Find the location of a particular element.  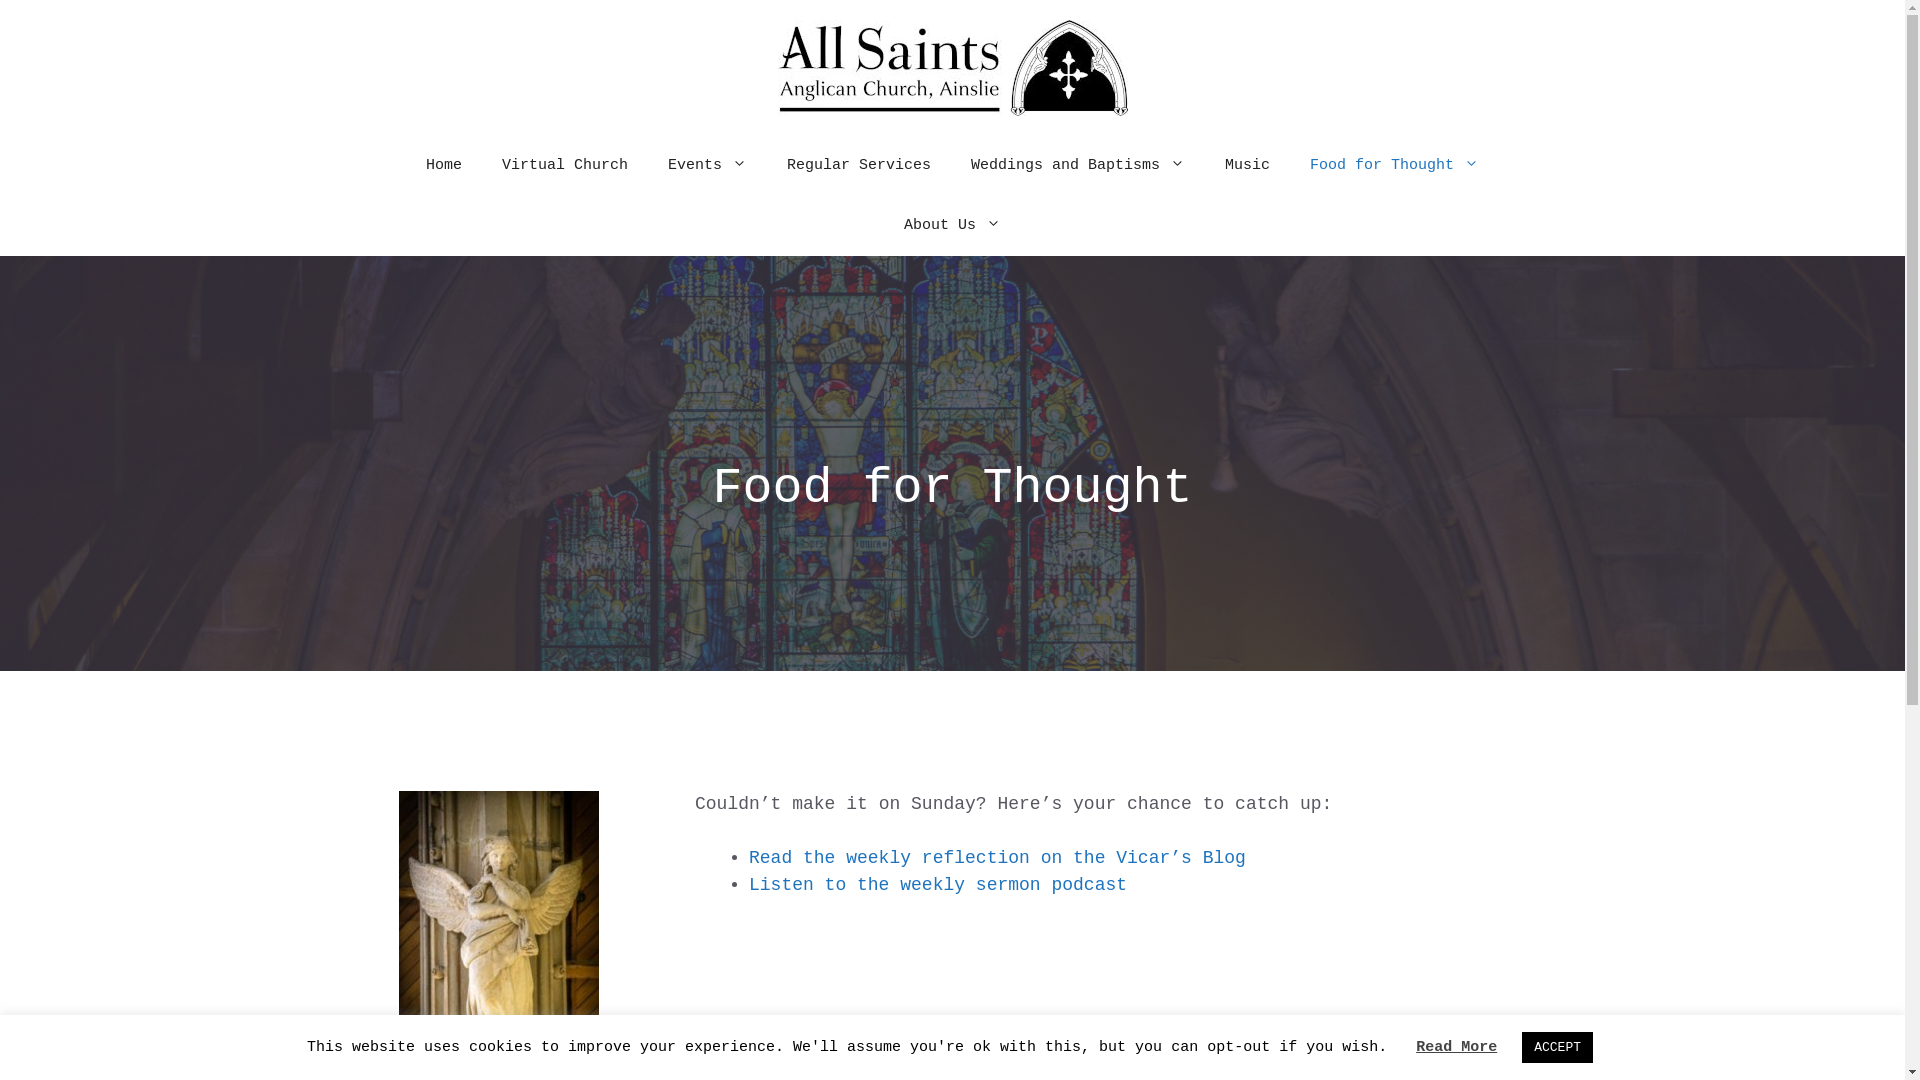

'Food for Thought' is located at coordinates (1393, 164).